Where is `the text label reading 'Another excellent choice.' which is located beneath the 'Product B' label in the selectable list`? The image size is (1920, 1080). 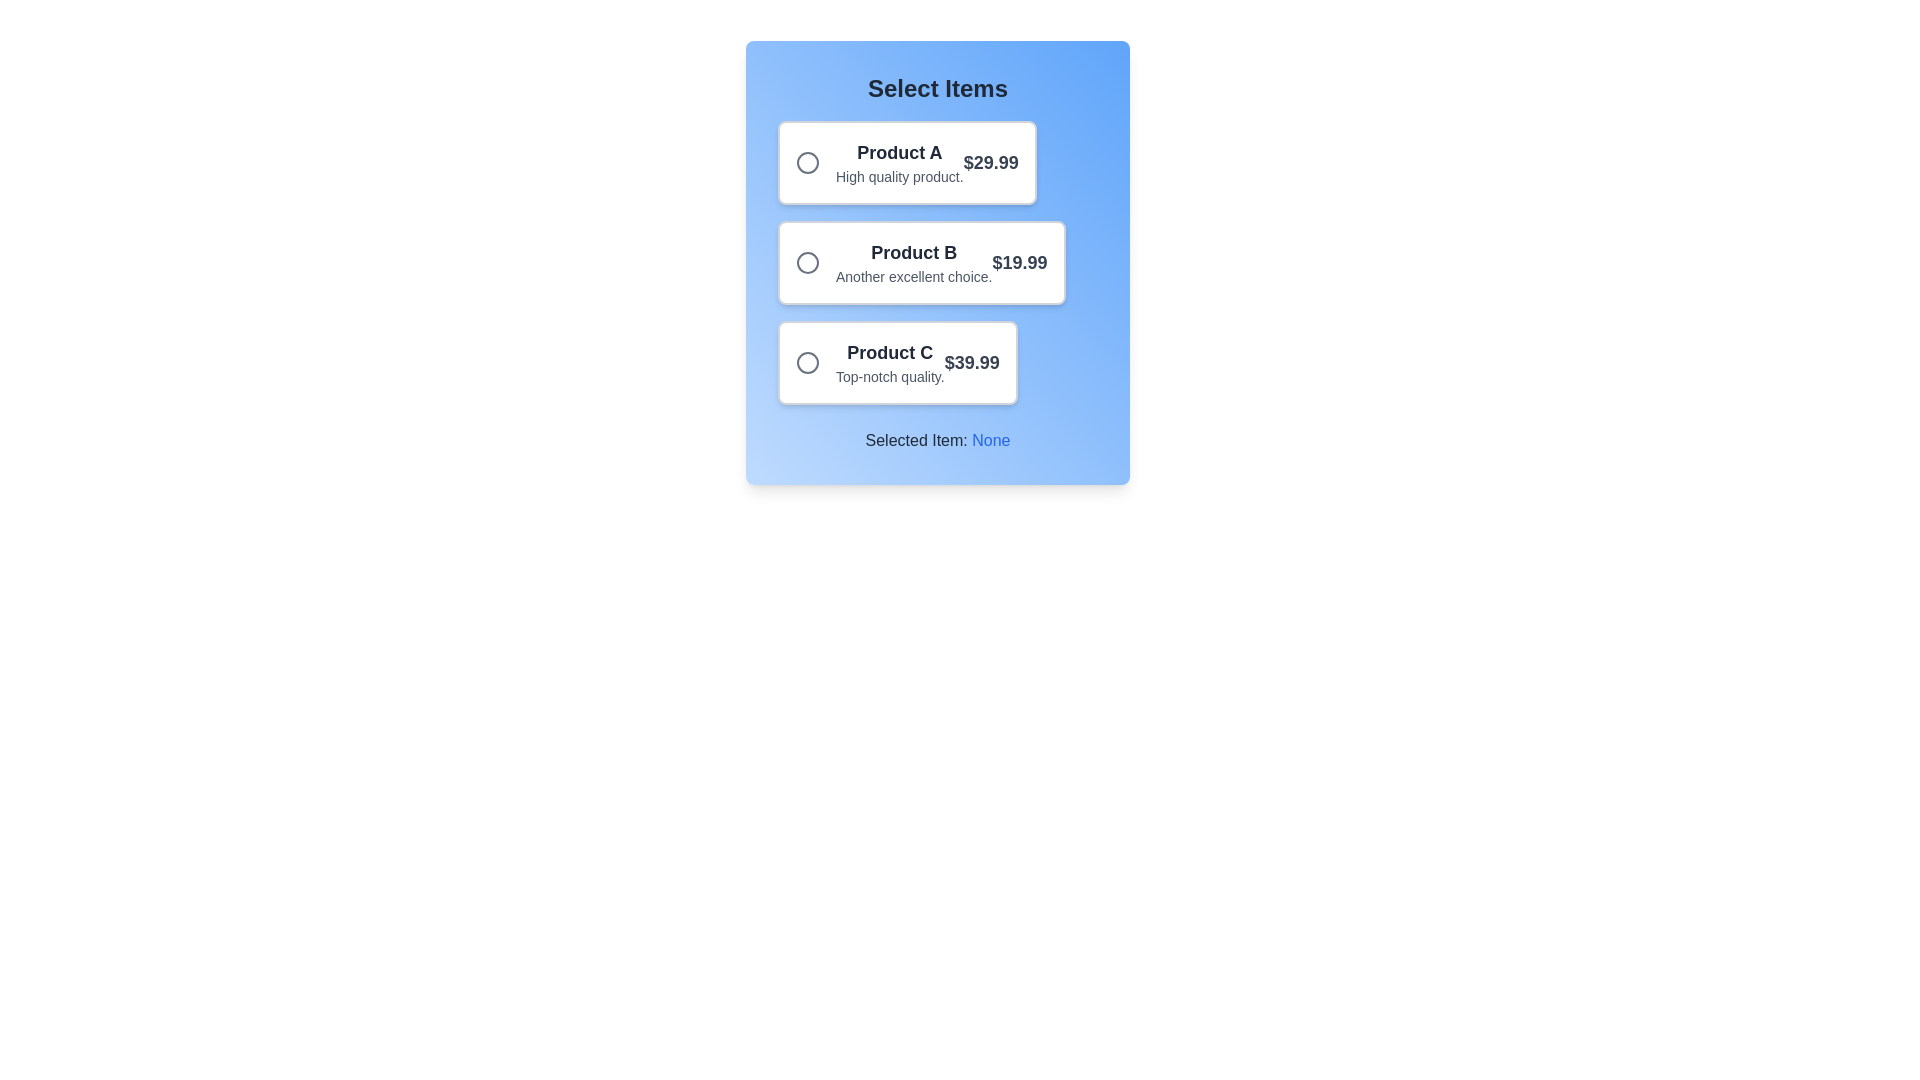
the text label reading 'Another excellent choice.' which is located beneath the 'Product B' label in the selectable list is located at coordinates (913, 277).